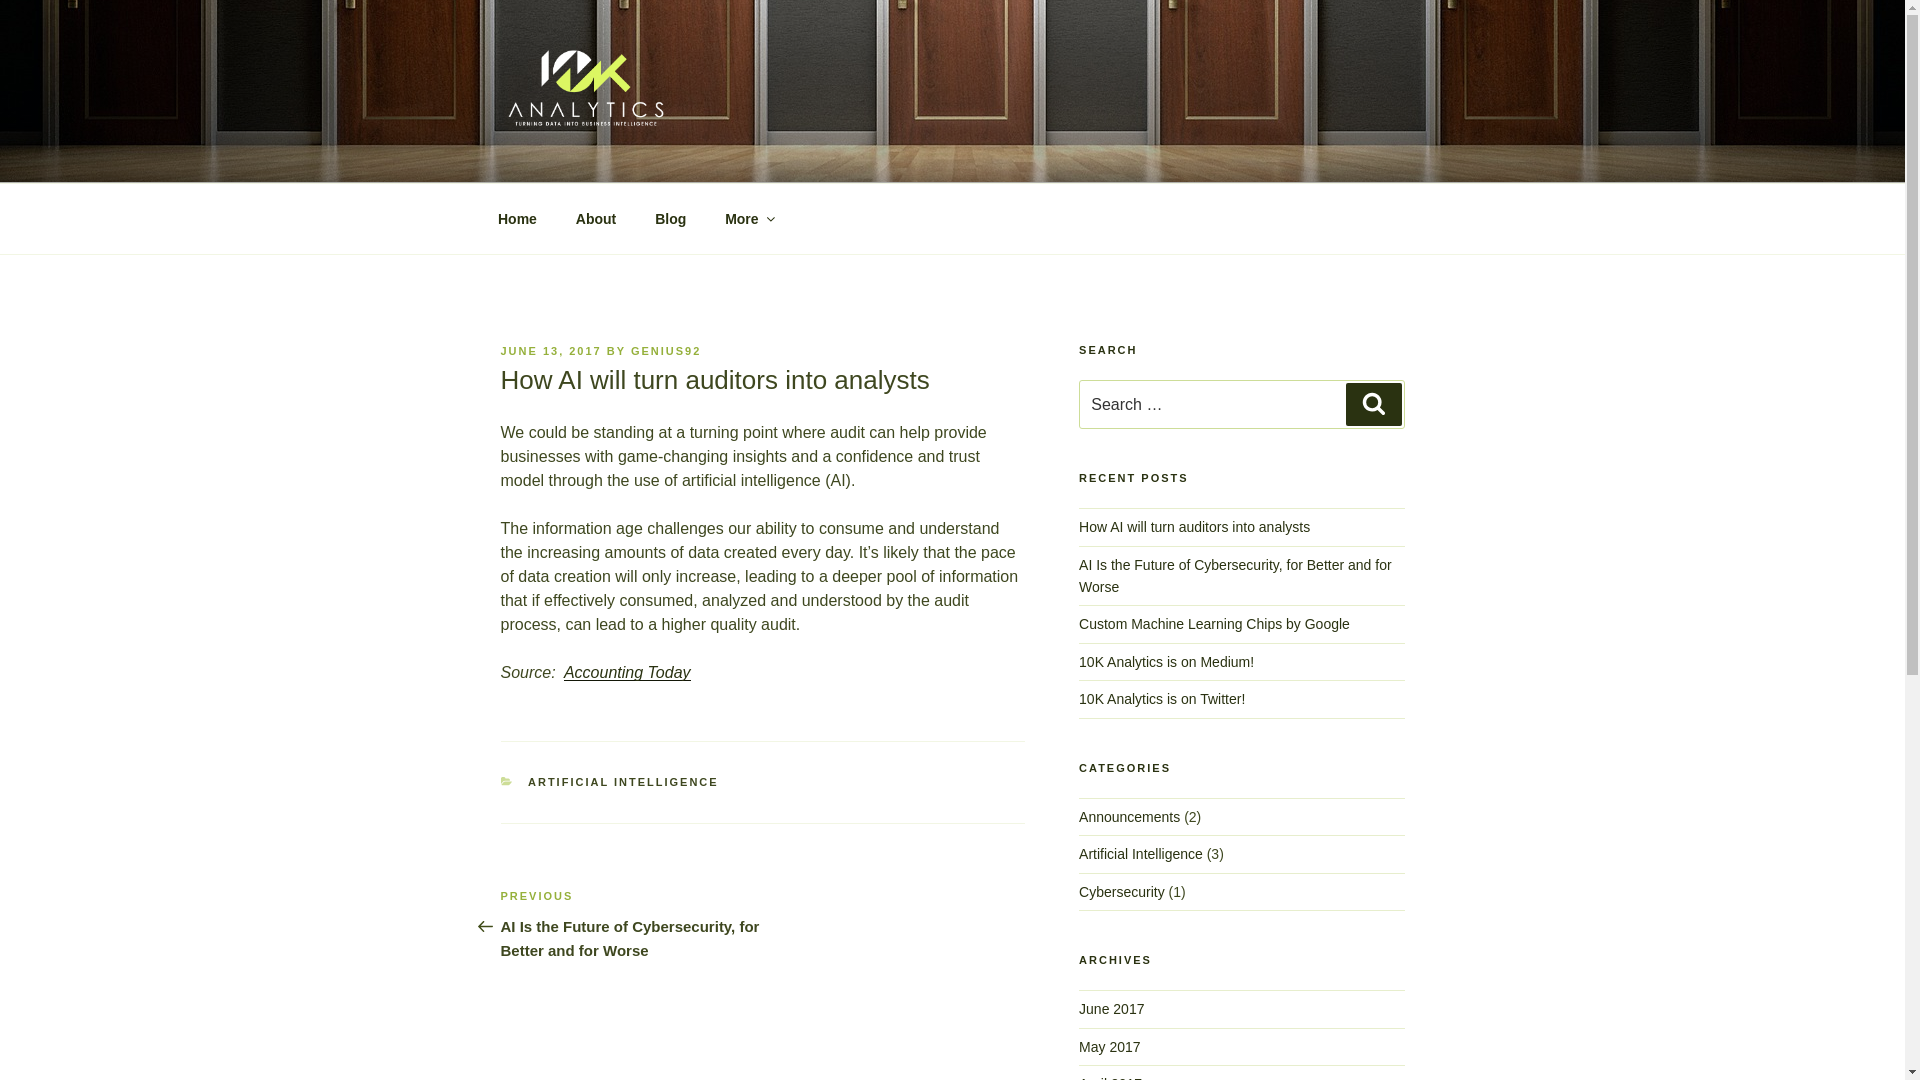  I want to click on 'GENIUS92', so click(666, 350).